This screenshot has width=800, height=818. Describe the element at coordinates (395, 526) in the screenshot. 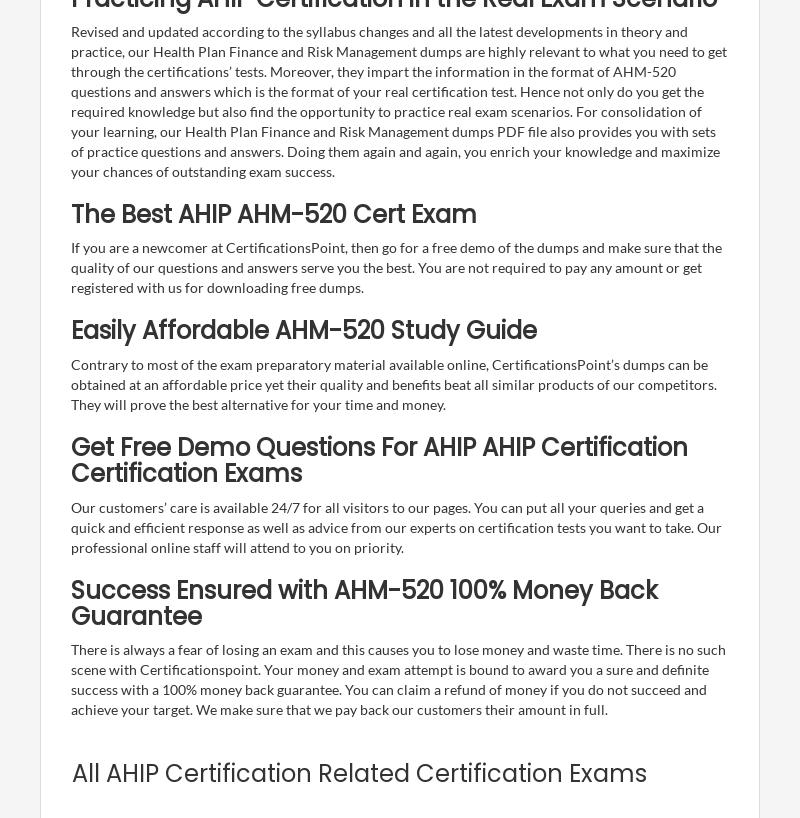

I see `'Our customers’ care is available 24/7 for all visitors to our pages. You can put all your queries and get a quick and efficient response as well as advice from our experts on certification tests you want to take. Our professional online staff will attend to you on priority.'` at that location.